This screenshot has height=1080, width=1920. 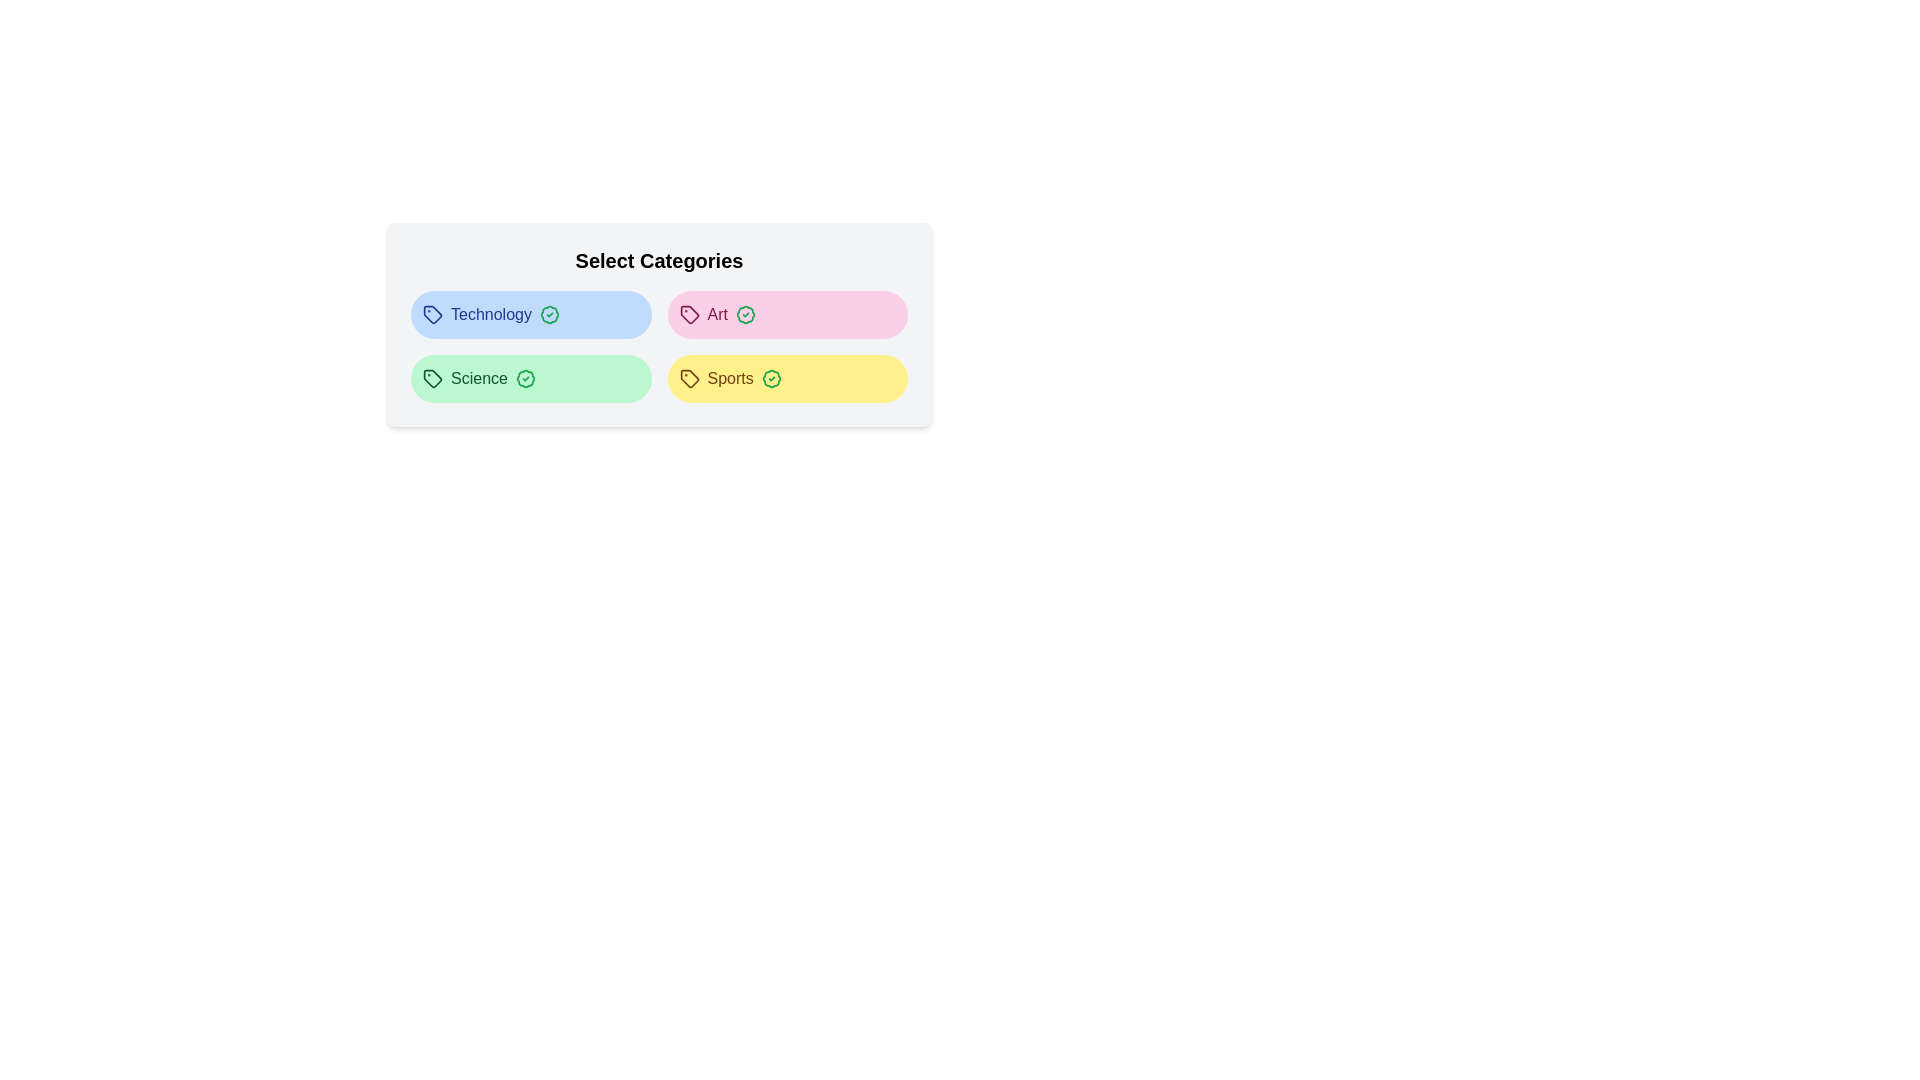 I want to click on the category tag labeled Science, so click(x=531, y=378).